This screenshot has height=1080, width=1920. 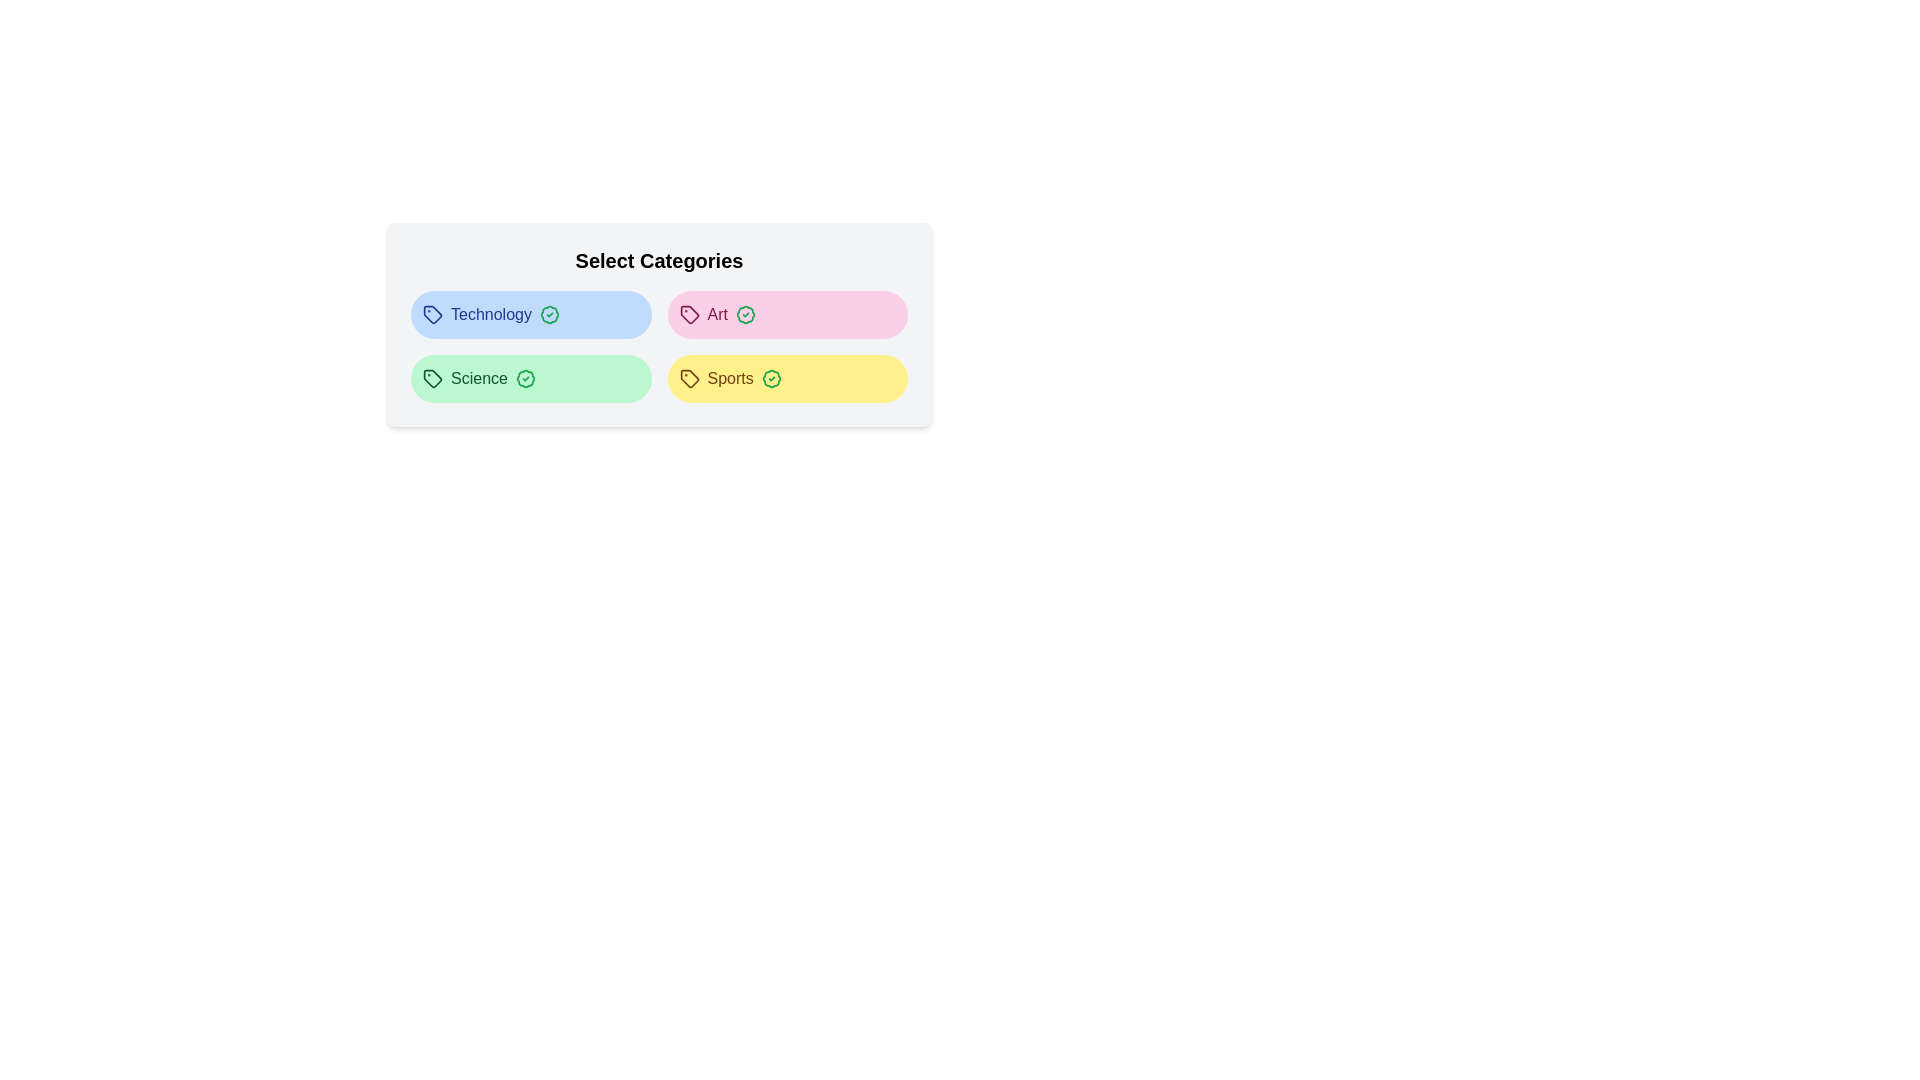 I want to click on the category tag labeled Science, so click(x=531, y=378).